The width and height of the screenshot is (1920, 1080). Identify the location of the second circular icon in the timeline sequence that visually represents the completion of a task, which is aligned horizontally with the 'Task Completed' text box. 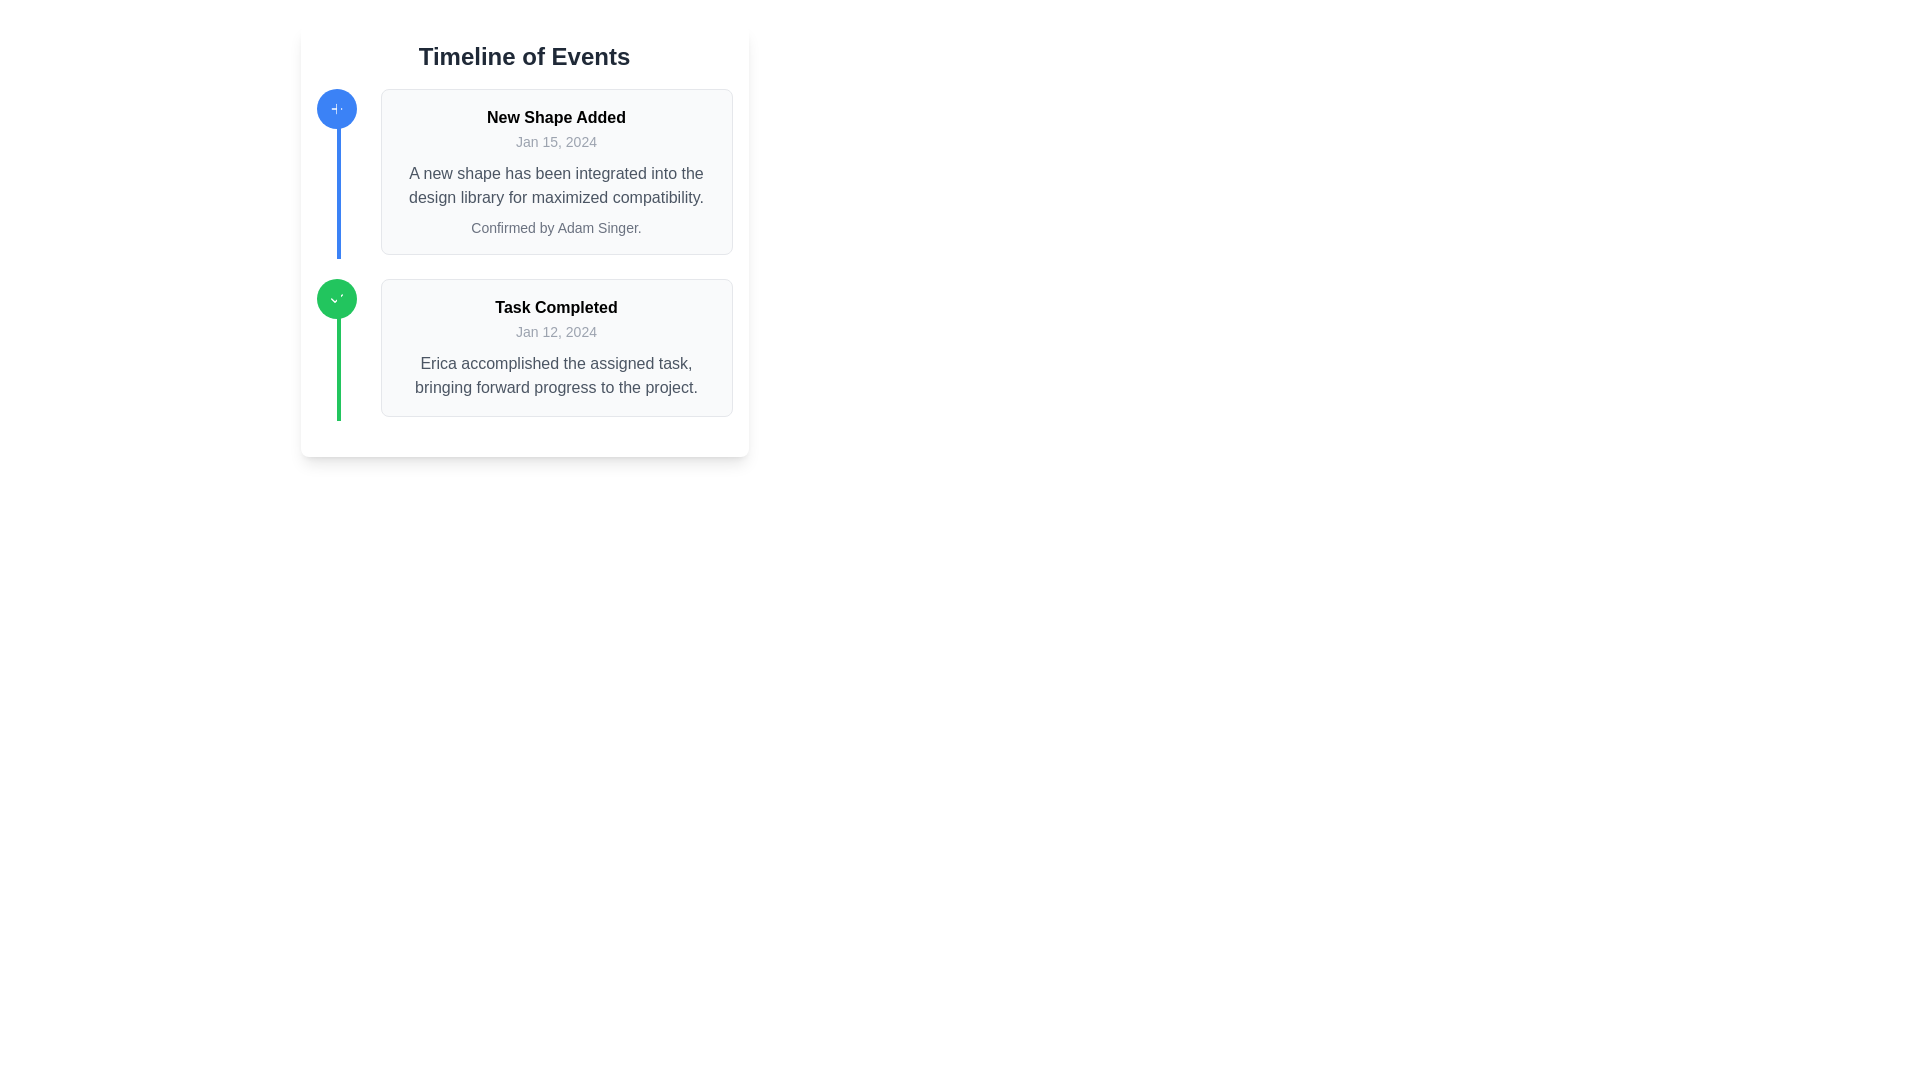
(336, 299).